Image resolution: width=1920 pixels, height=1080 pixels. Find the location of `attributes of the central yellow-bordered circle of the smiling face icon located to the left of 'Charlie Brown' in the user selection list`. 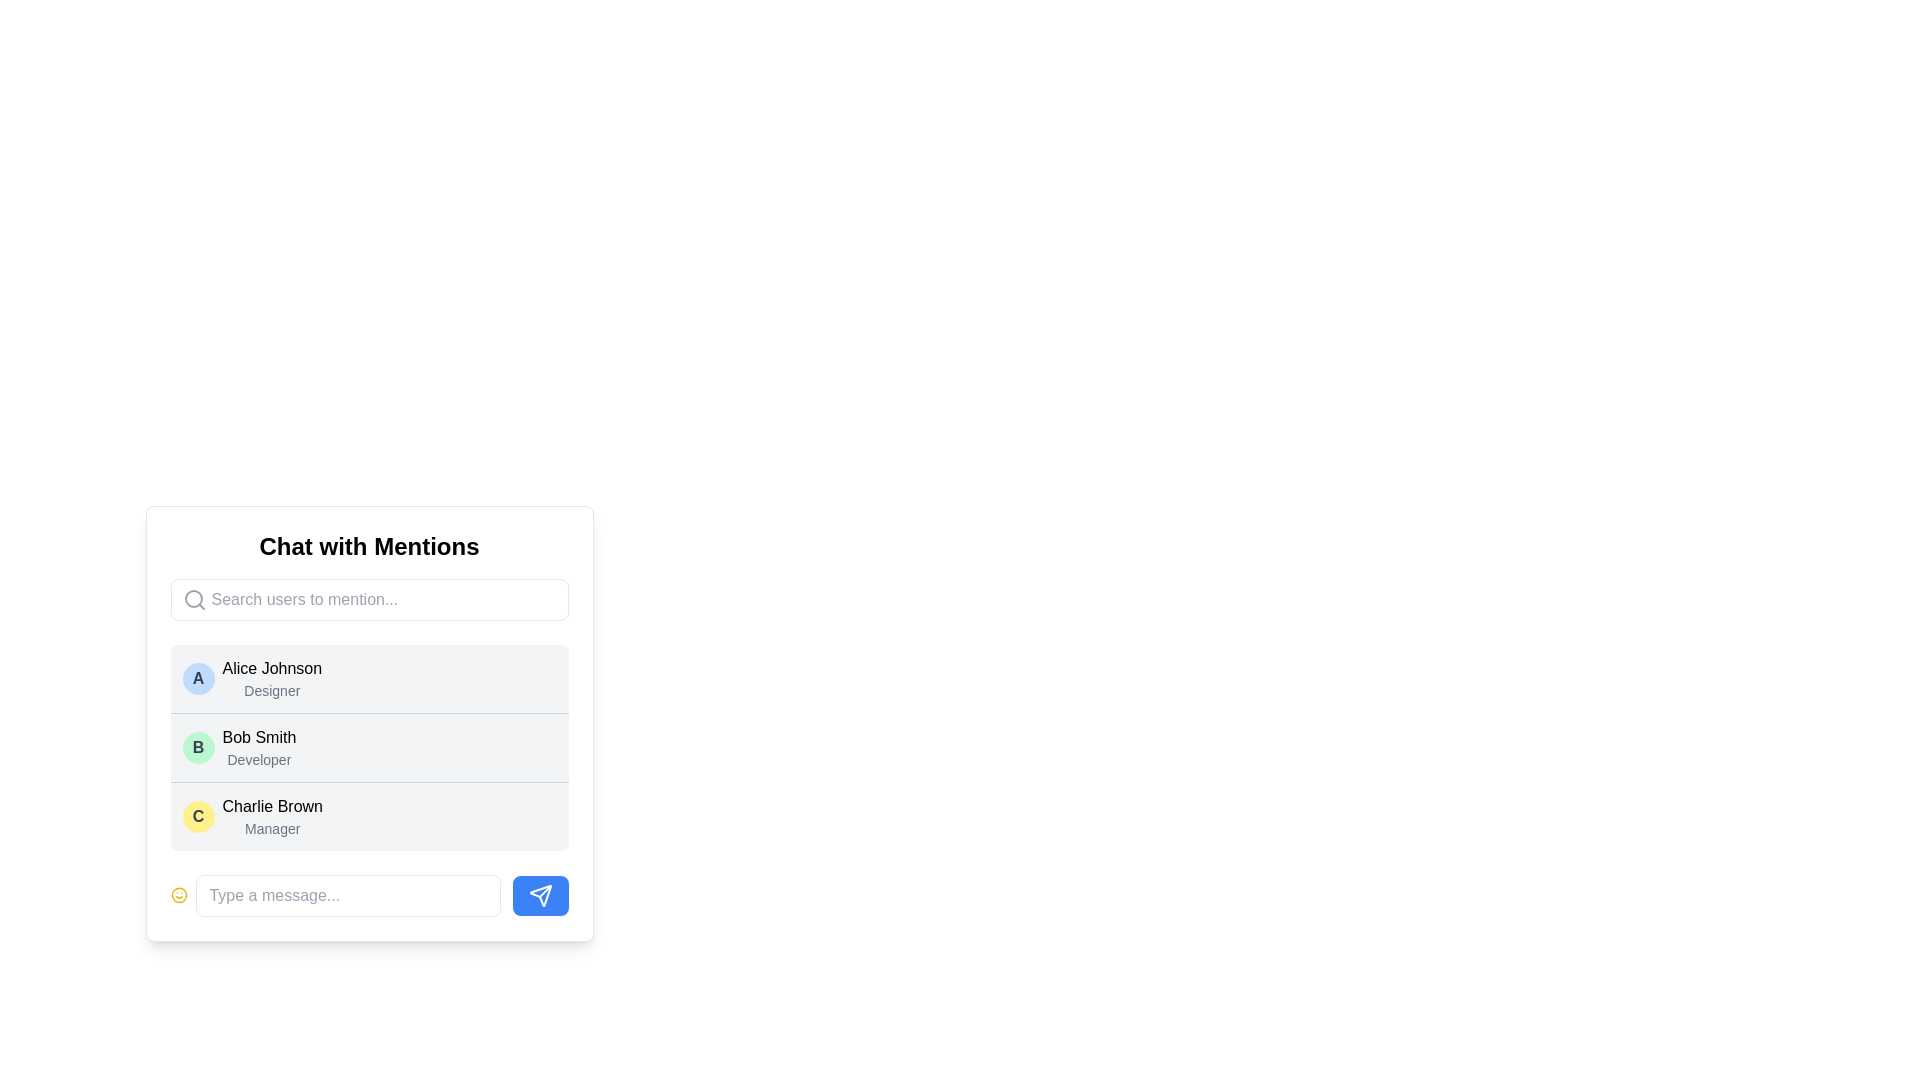

attributes of the central yellow-bordered circle of the smiling face icon located to the left of 'Charlie Brown' in the user selection list is located at coordinates (179, 894).